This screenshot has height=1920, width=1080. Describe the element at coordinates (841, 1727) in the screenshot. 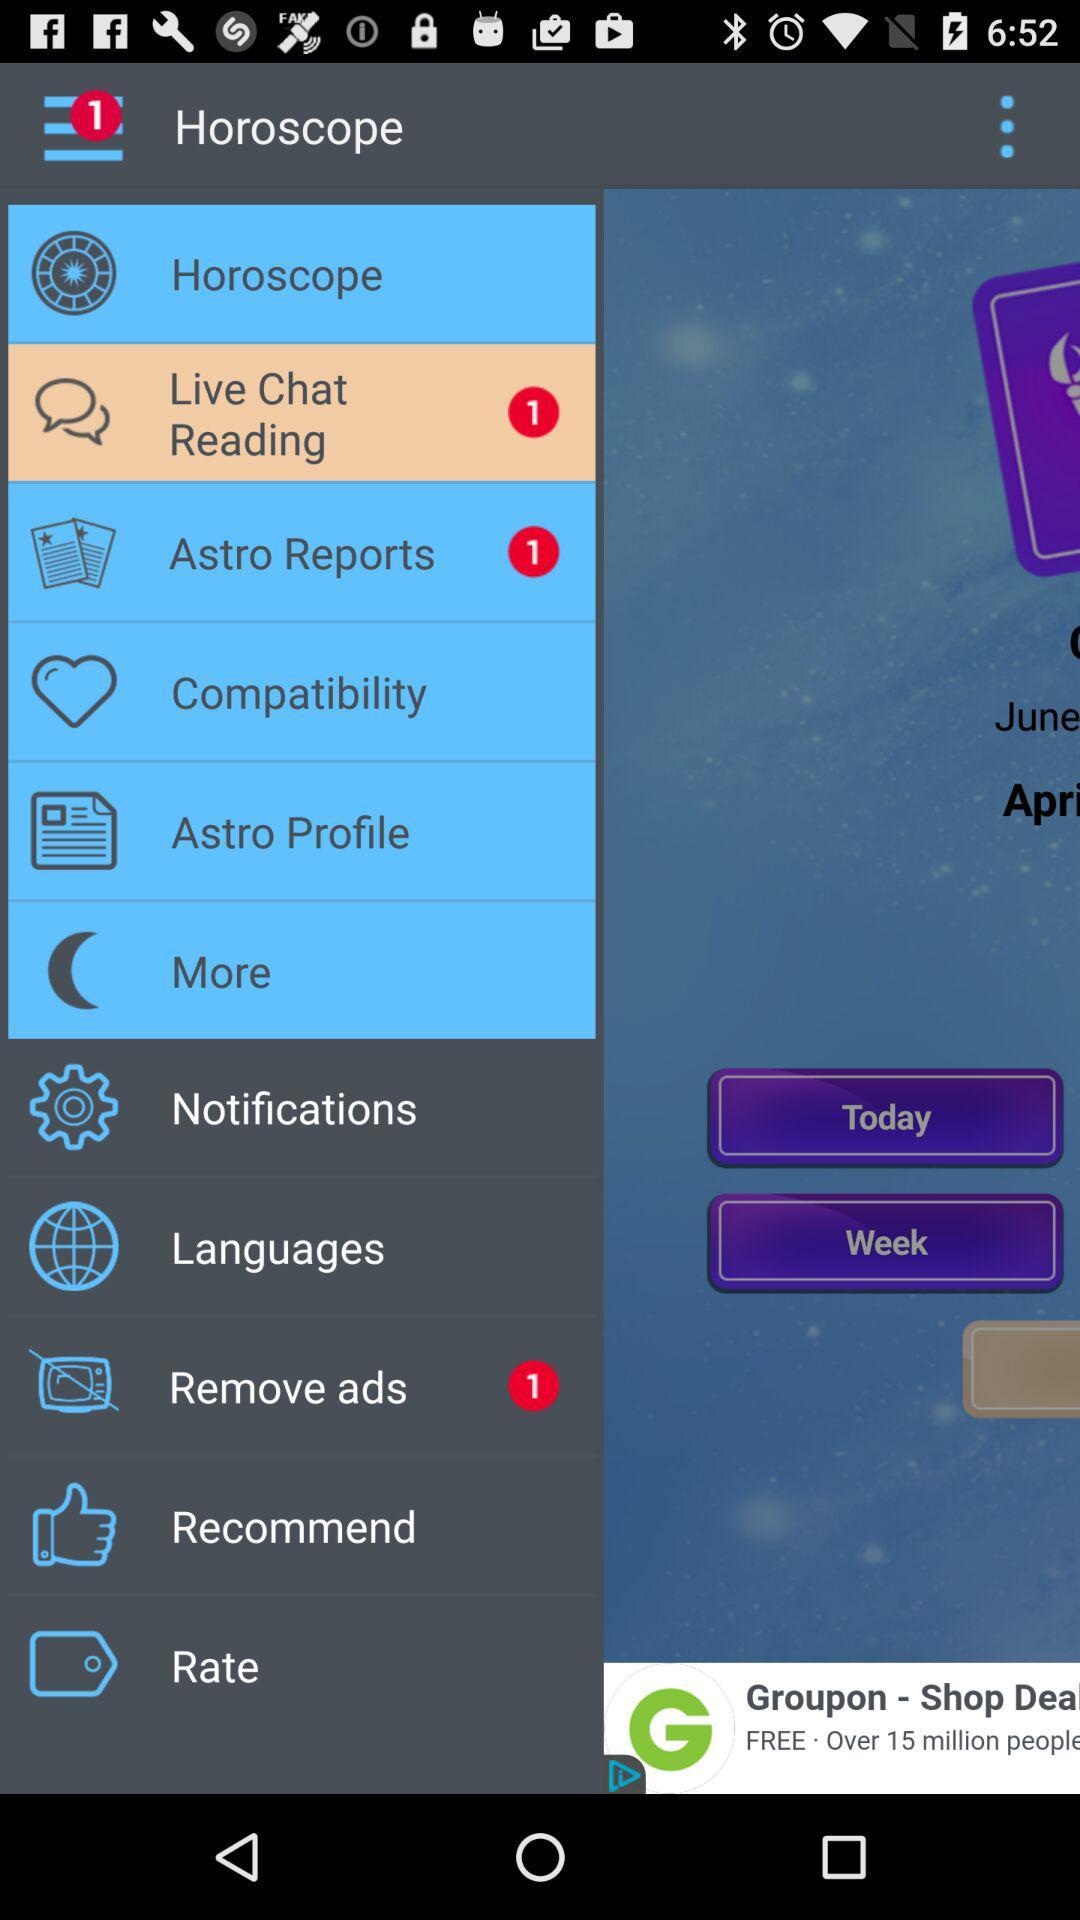

I see `open advertisement` at that location.